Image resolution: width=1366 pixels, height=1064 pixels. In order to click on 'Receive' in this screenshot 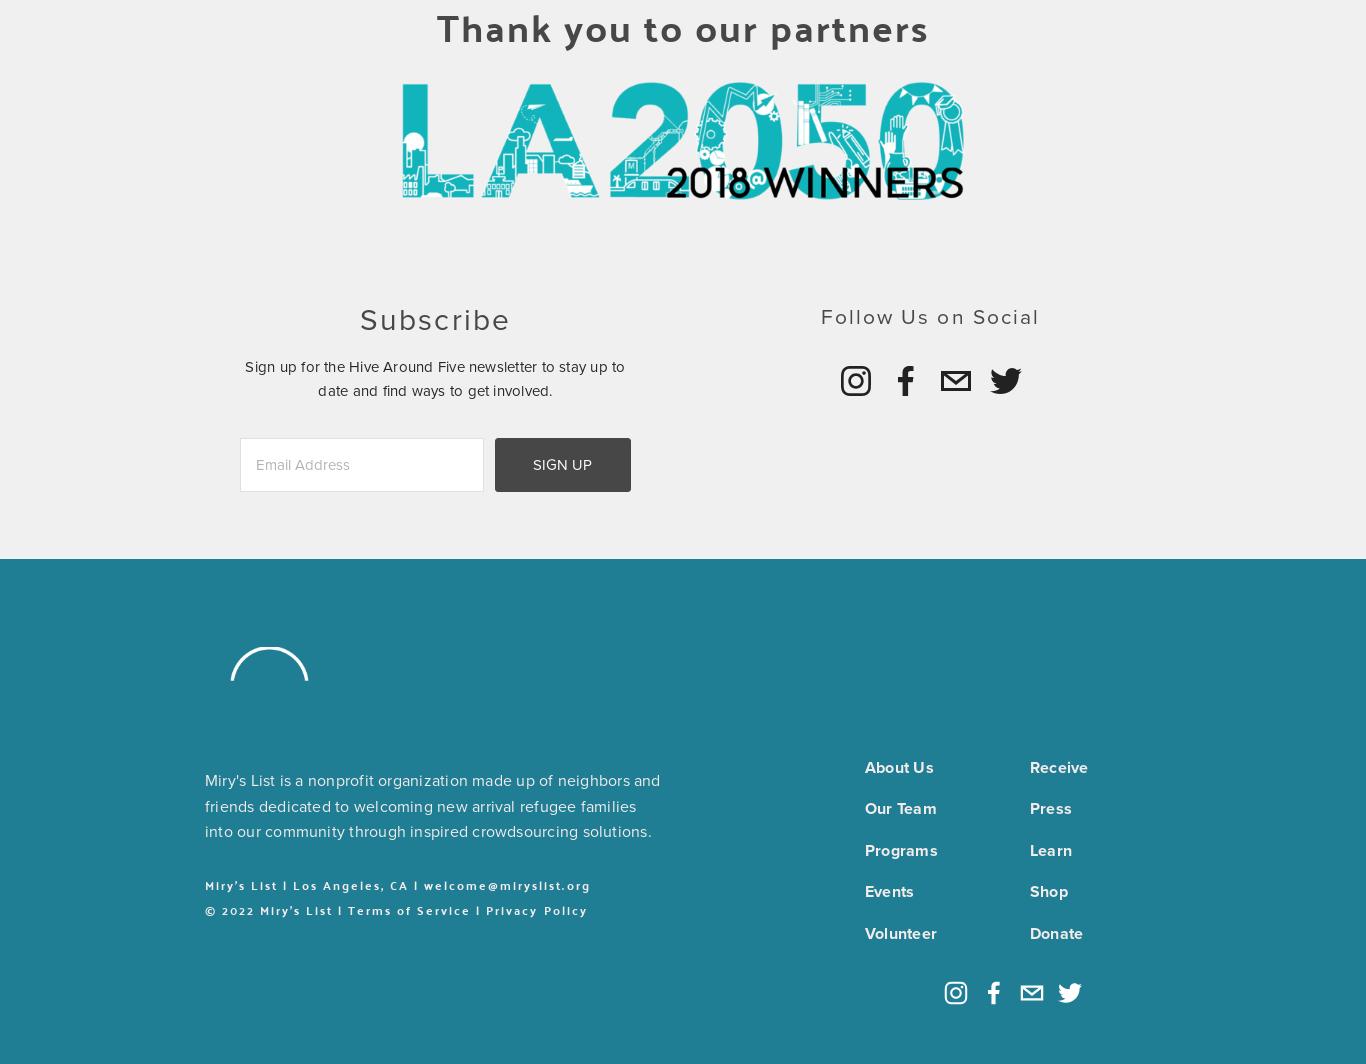, I will do `click(1028, 766)`.